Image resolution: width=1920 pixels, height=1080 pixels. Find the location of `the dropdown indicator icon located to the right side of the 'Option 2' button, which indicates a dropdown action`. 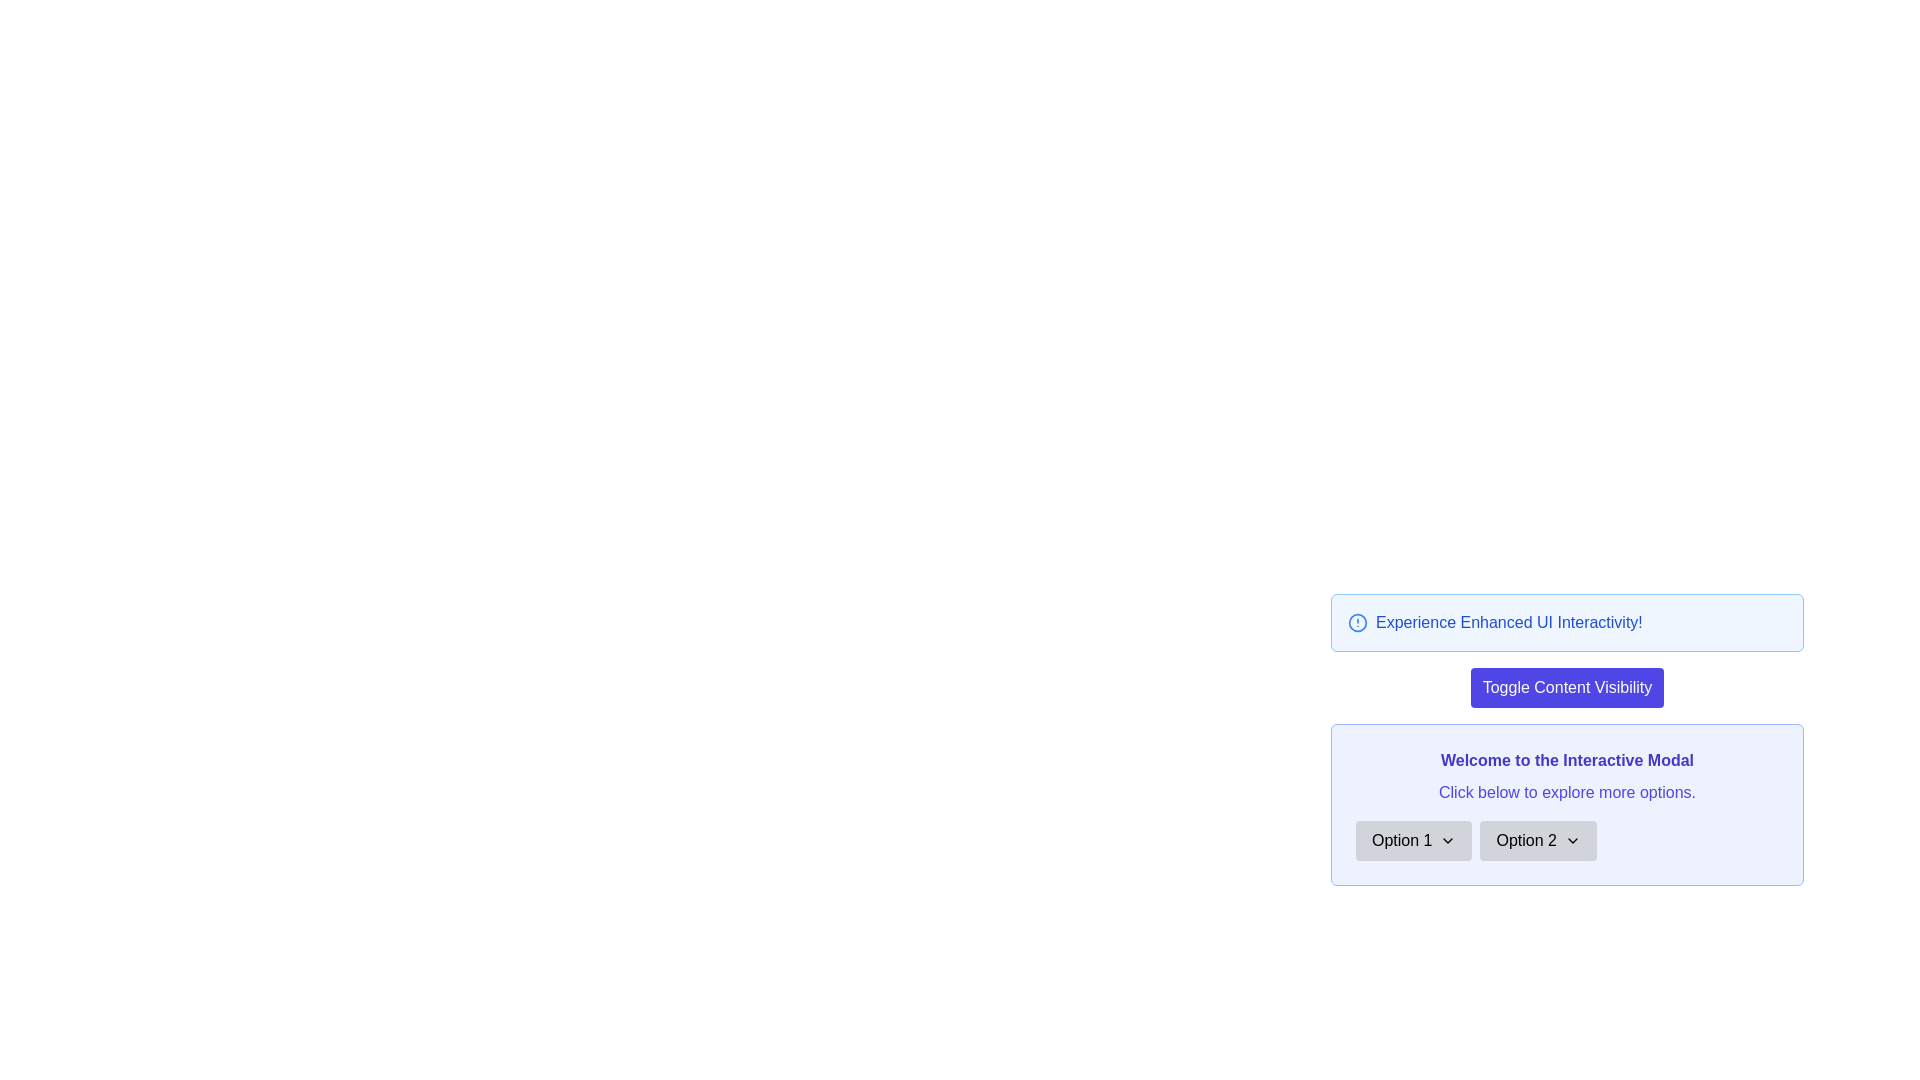

the dropdown indicator icon located to the right side of the 'Option 2' button, which indicates a dropdown action is located at coordinates (1572, 840).